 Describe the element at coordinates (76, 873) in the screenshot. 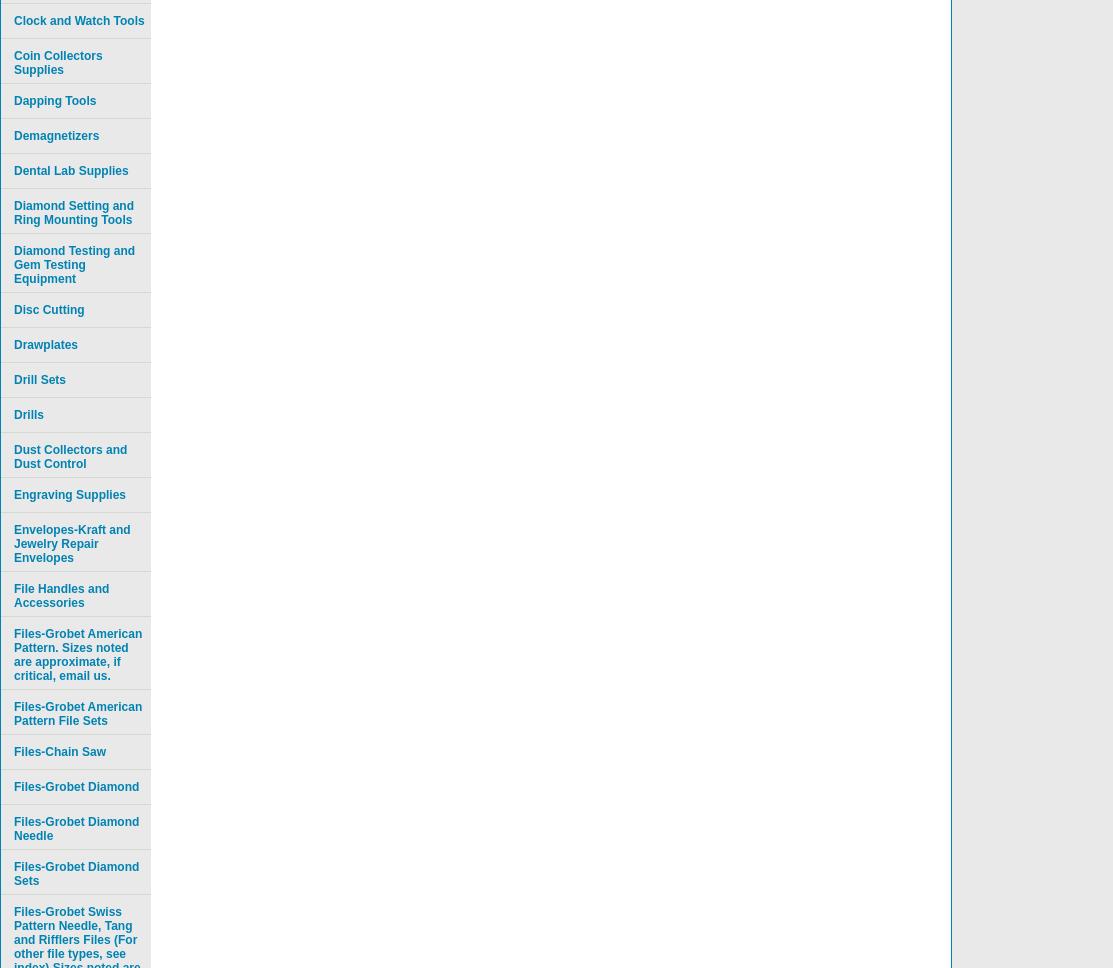

I see `'Files-Grobet  Diamond Sets'` at that location.